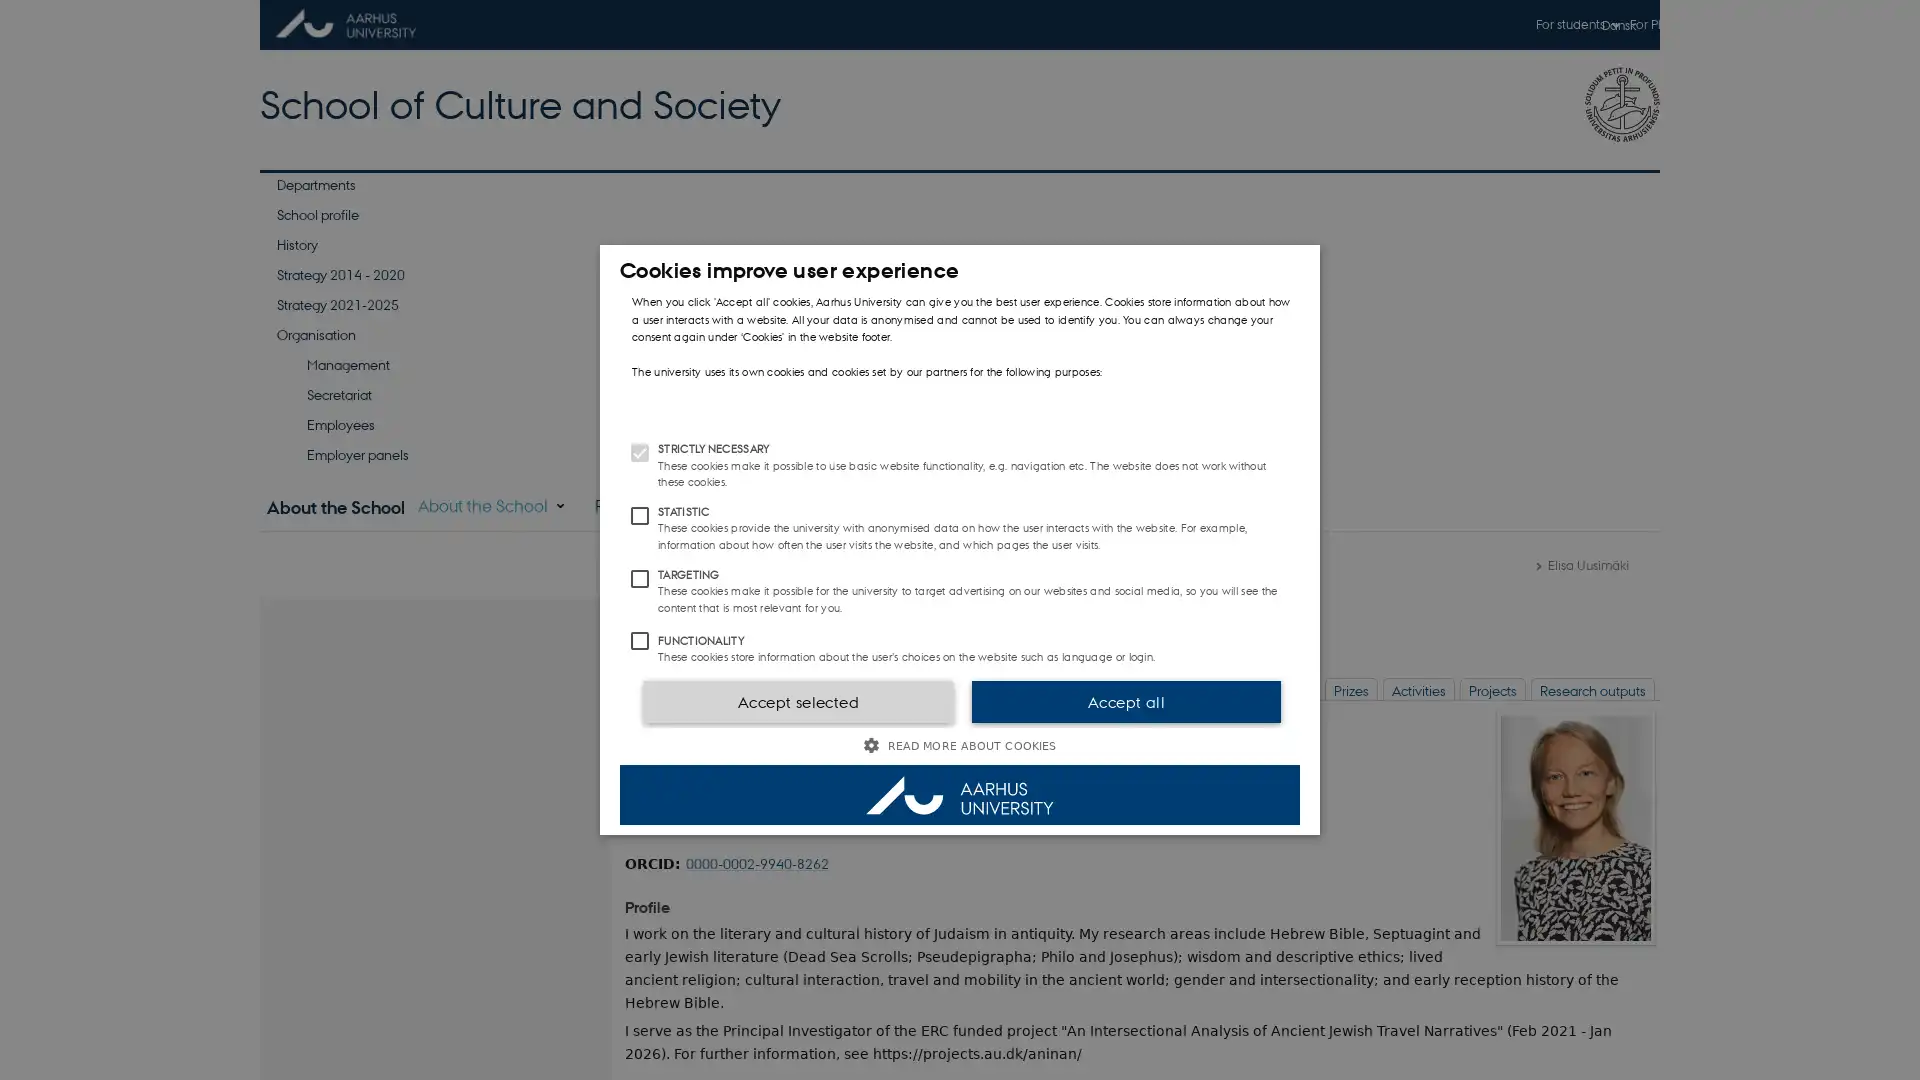  I want to click on READ MORE ABOUT COOKIES, so click(960, 745).